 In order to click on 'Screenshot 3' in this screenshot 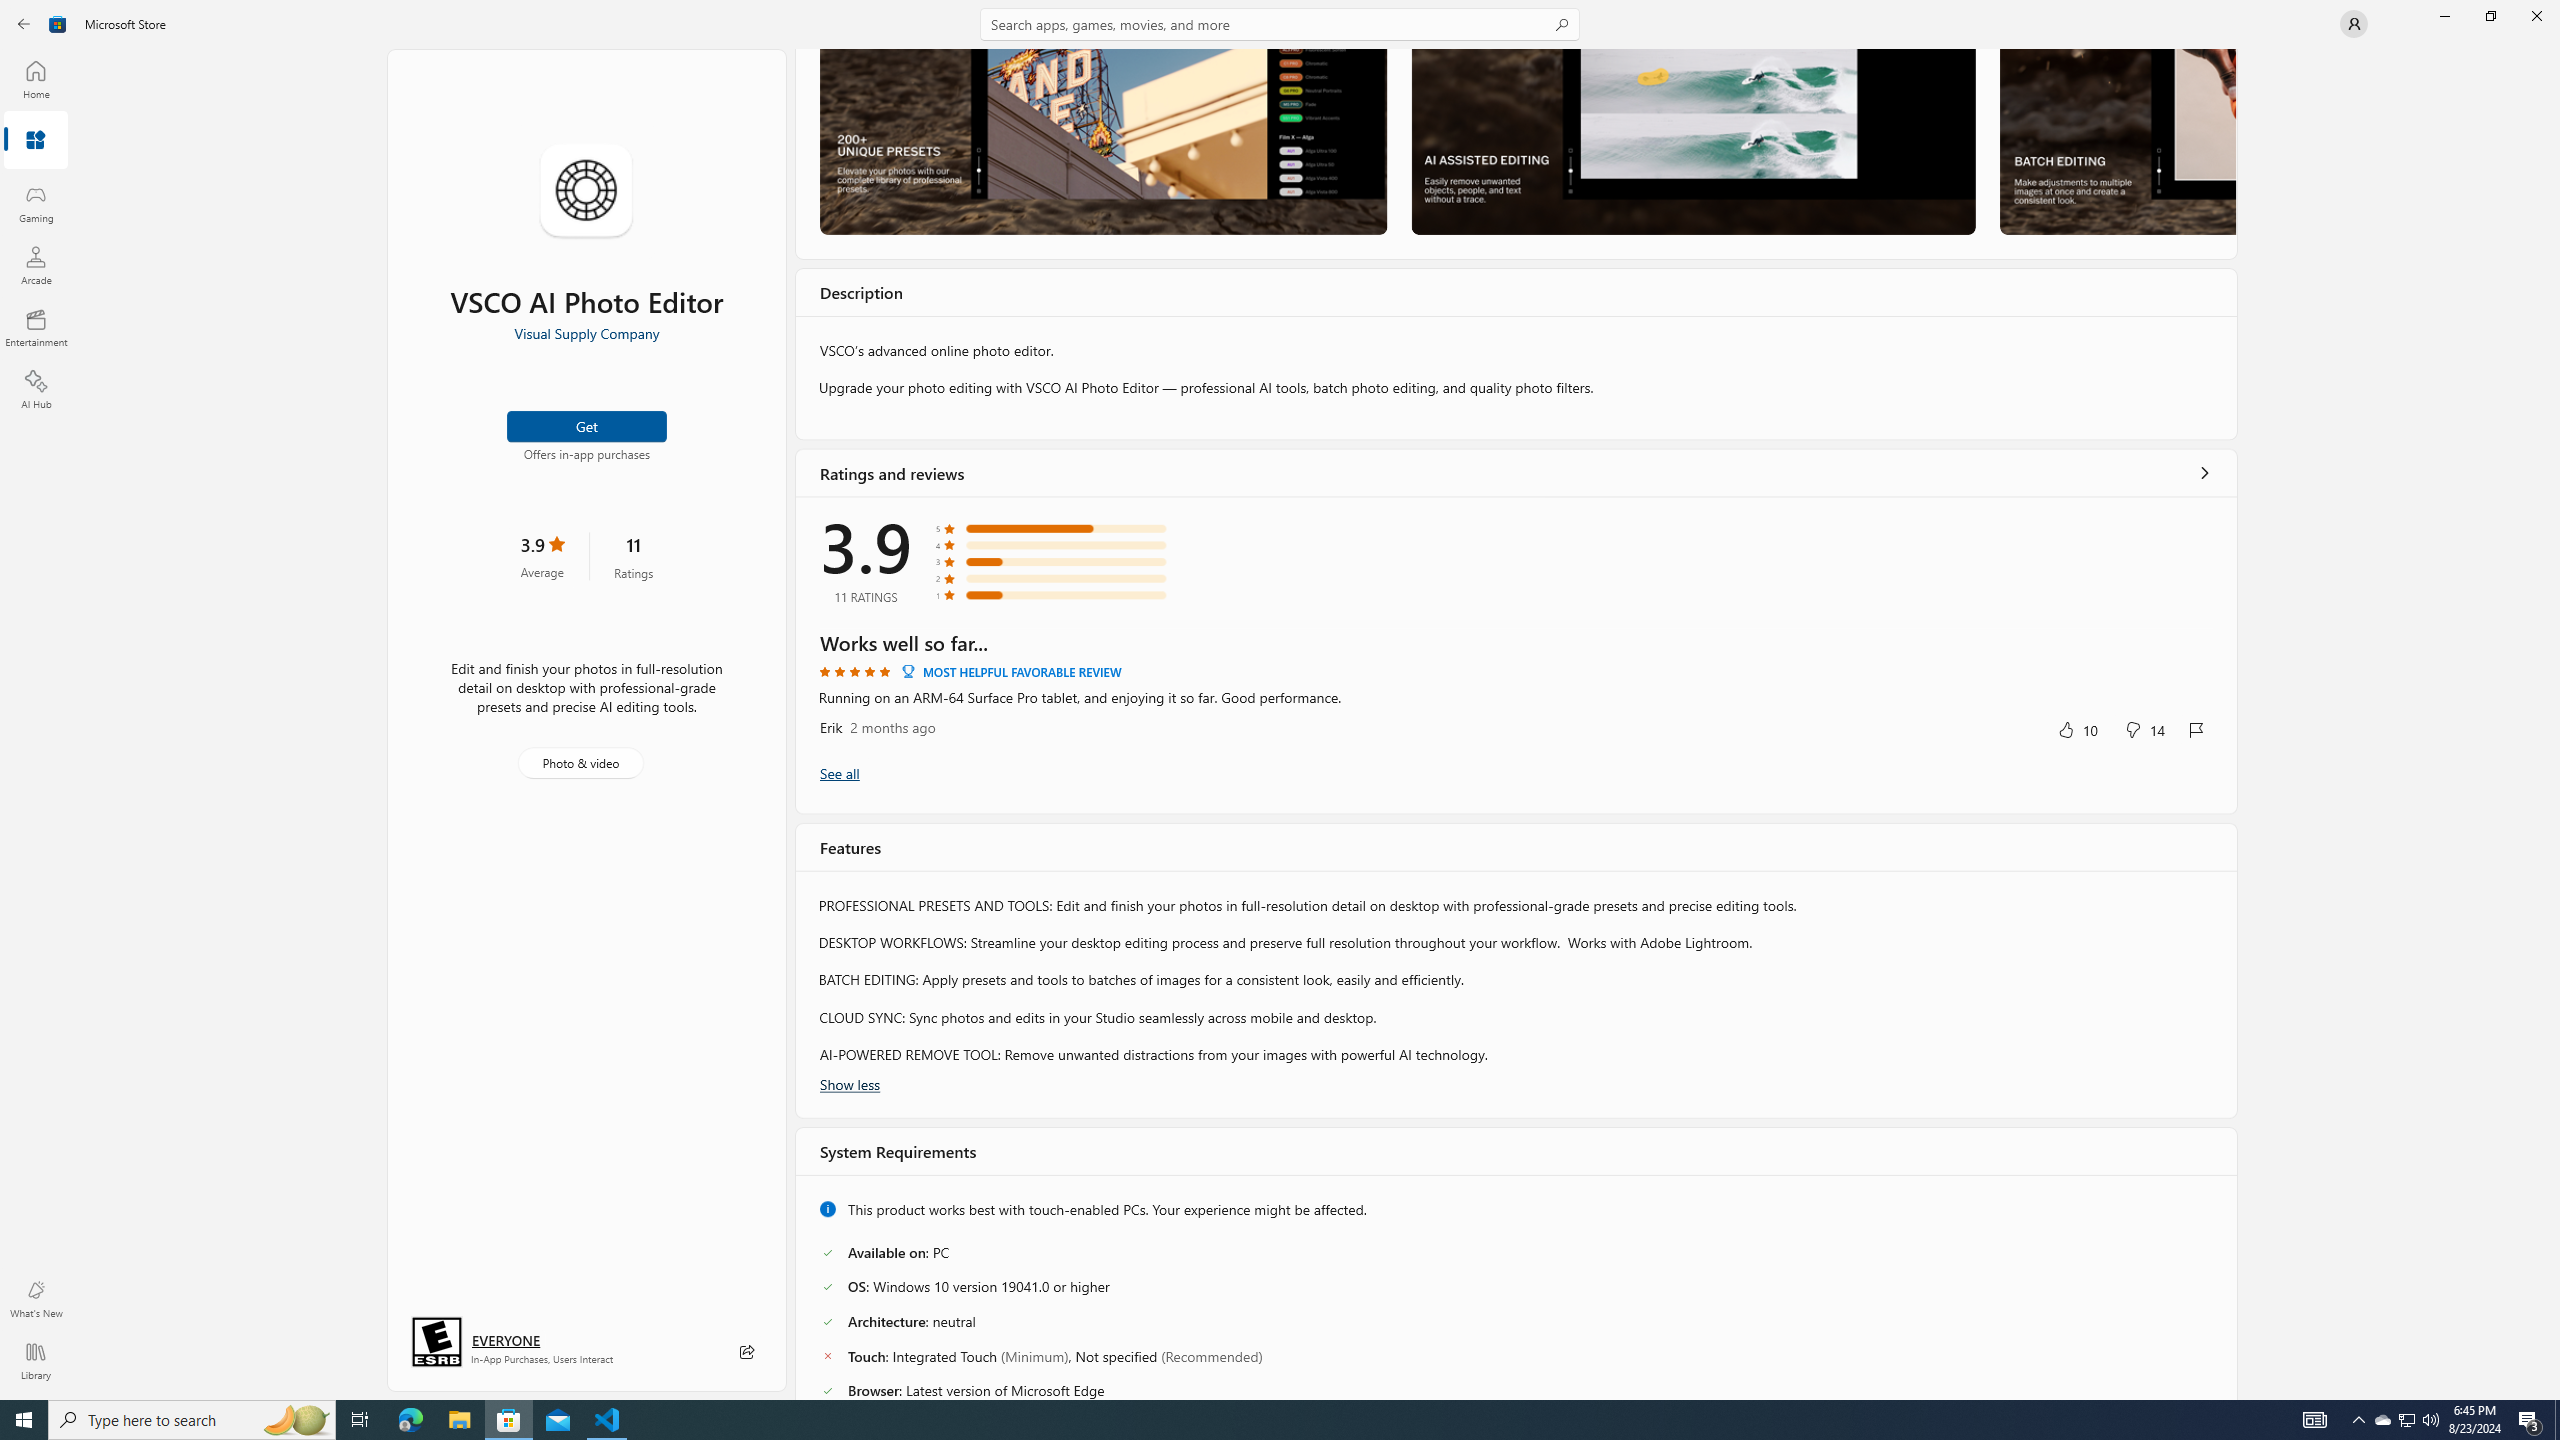, I will do `click(2116, 141)`.